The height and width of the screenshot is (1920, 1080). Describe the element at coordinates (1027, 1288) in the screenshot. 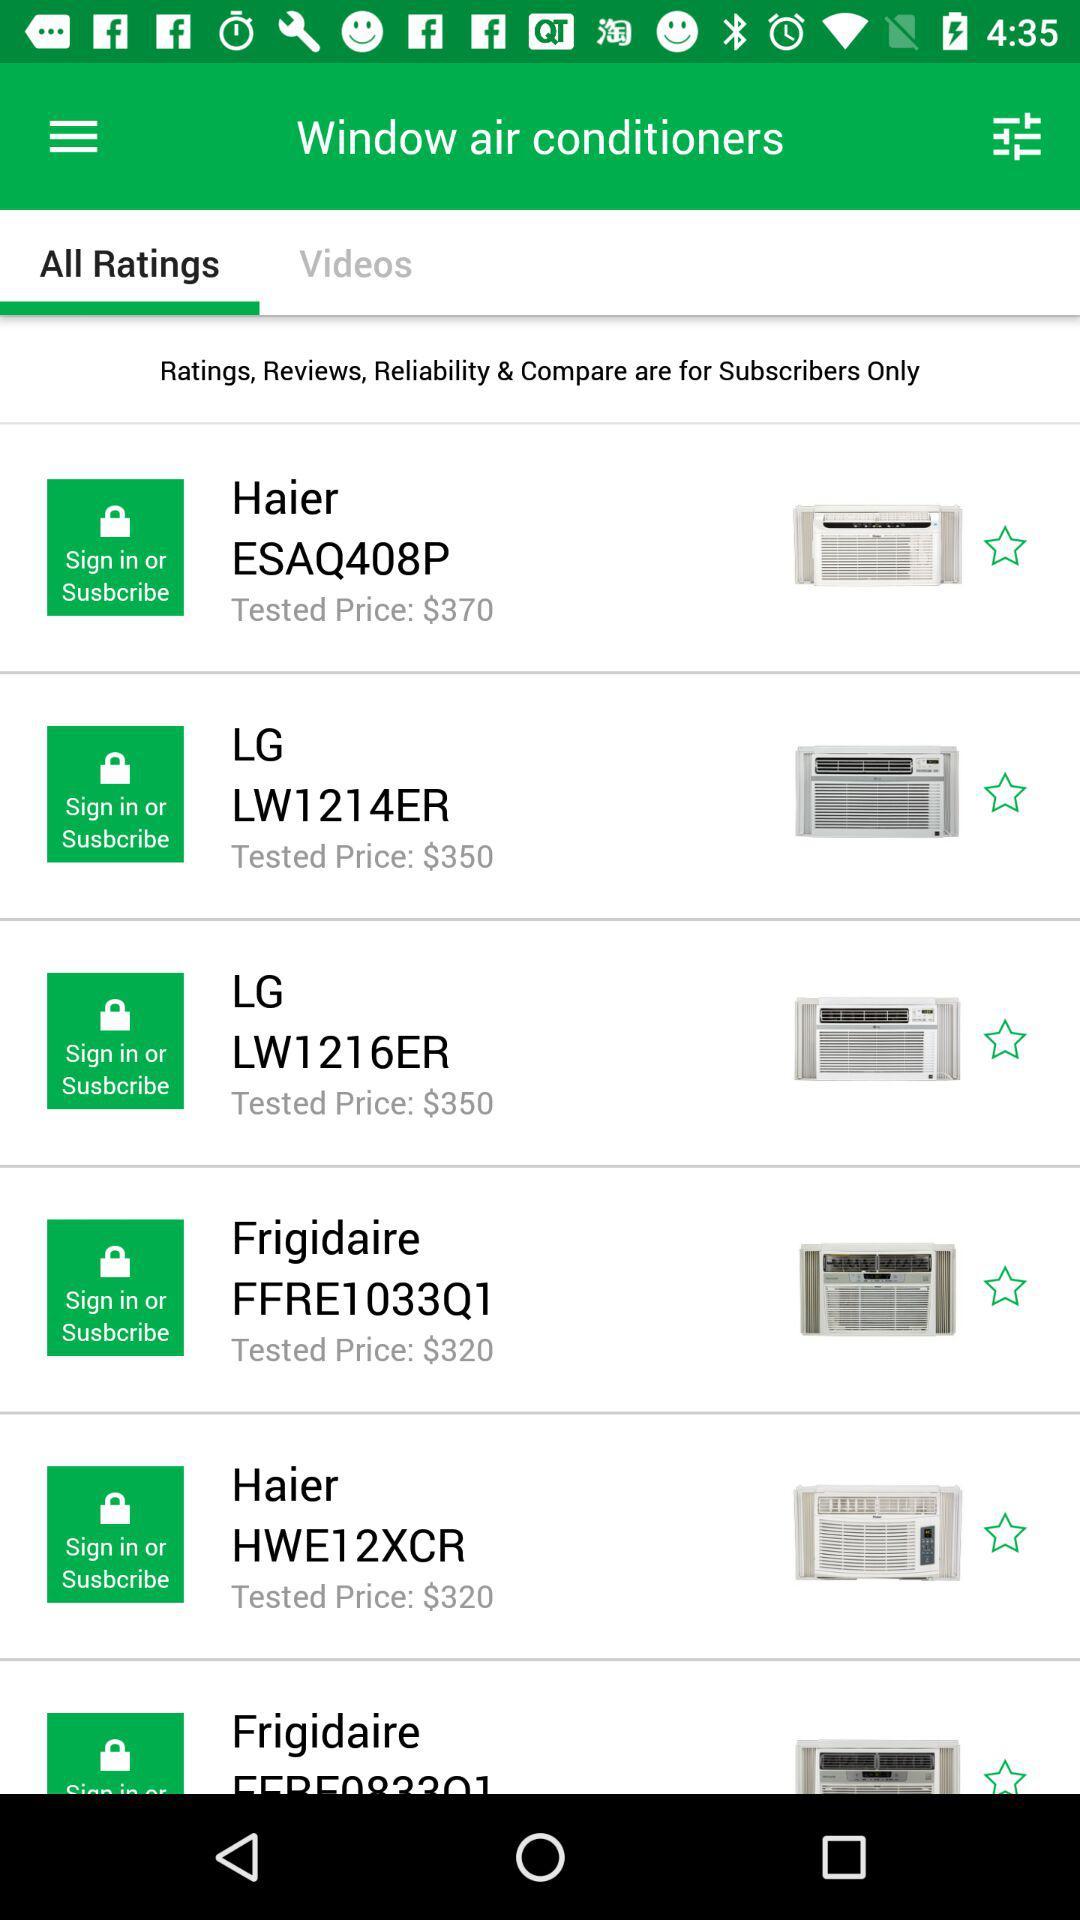

I see `mark the star` at that location.